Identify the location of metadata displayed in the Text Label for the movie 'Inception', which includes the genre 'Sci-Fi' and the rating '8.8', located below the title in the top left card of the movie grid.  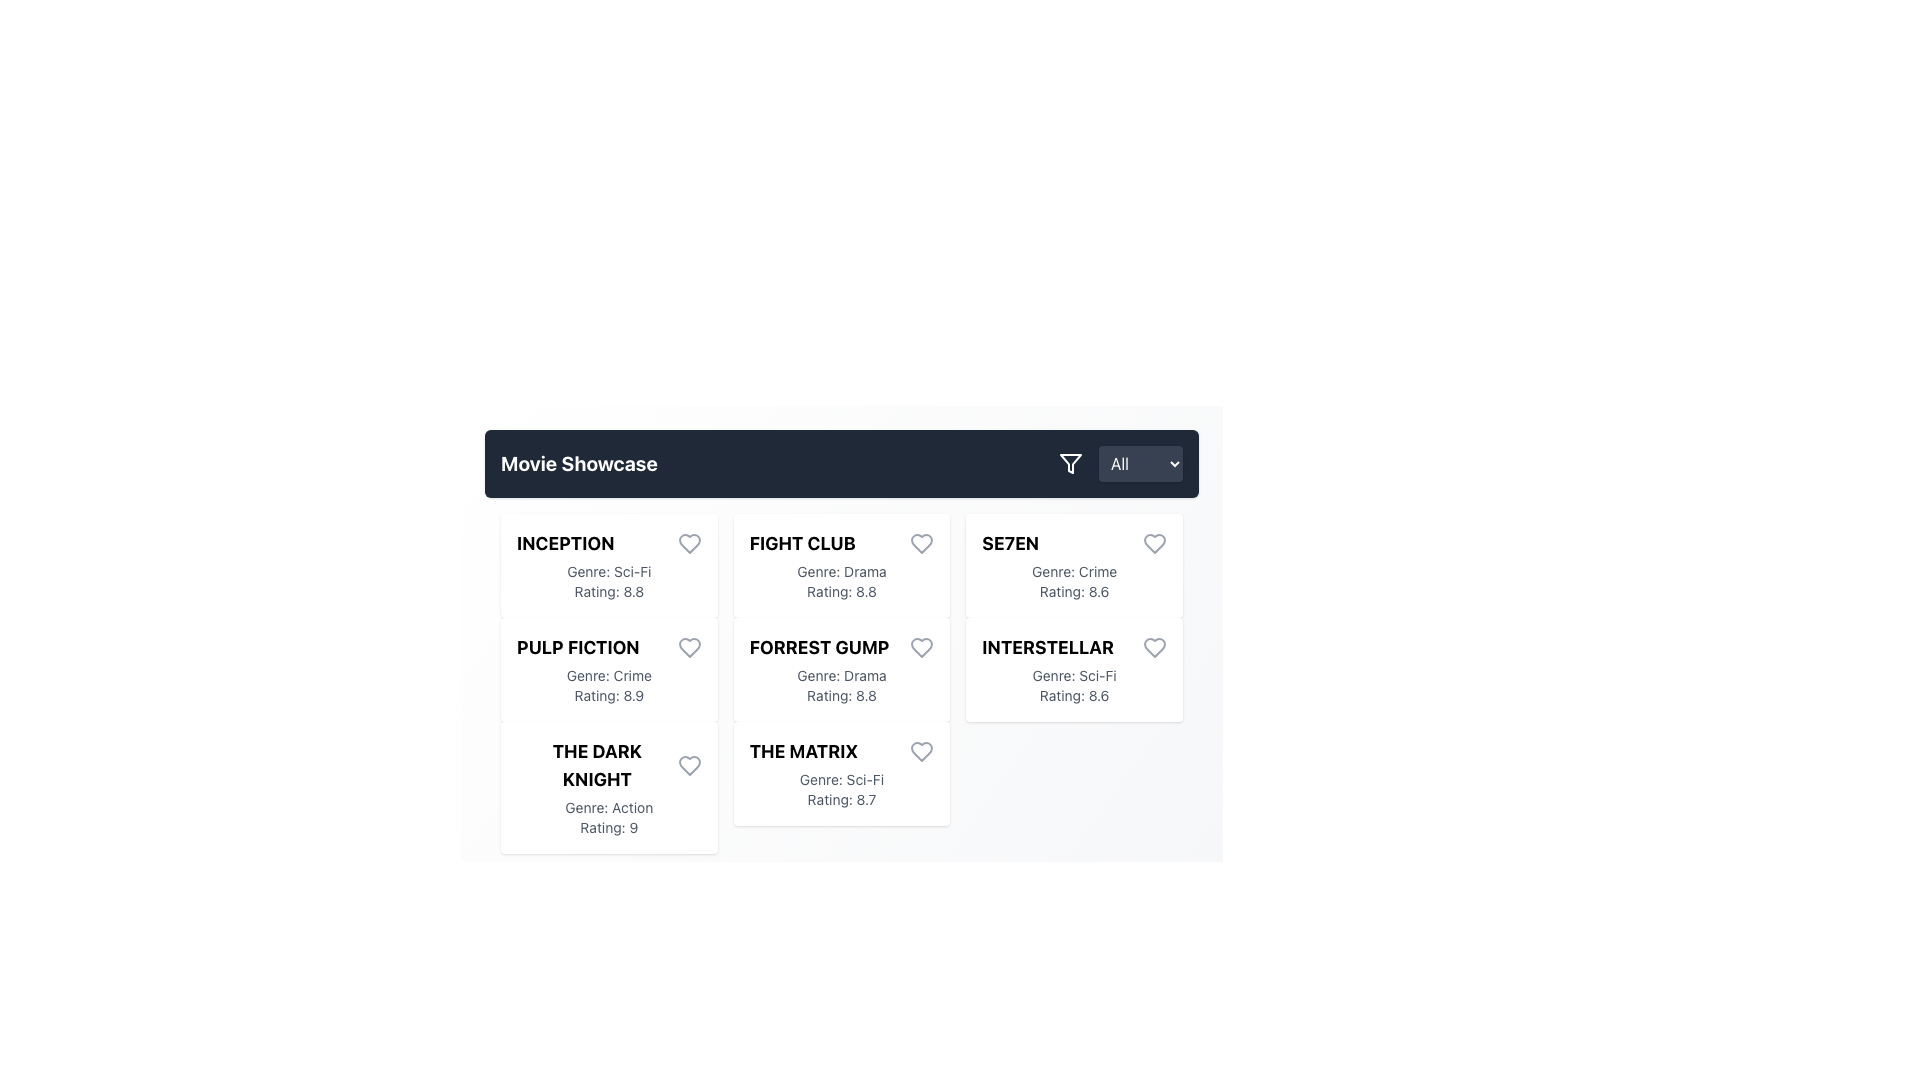
(608, 582).